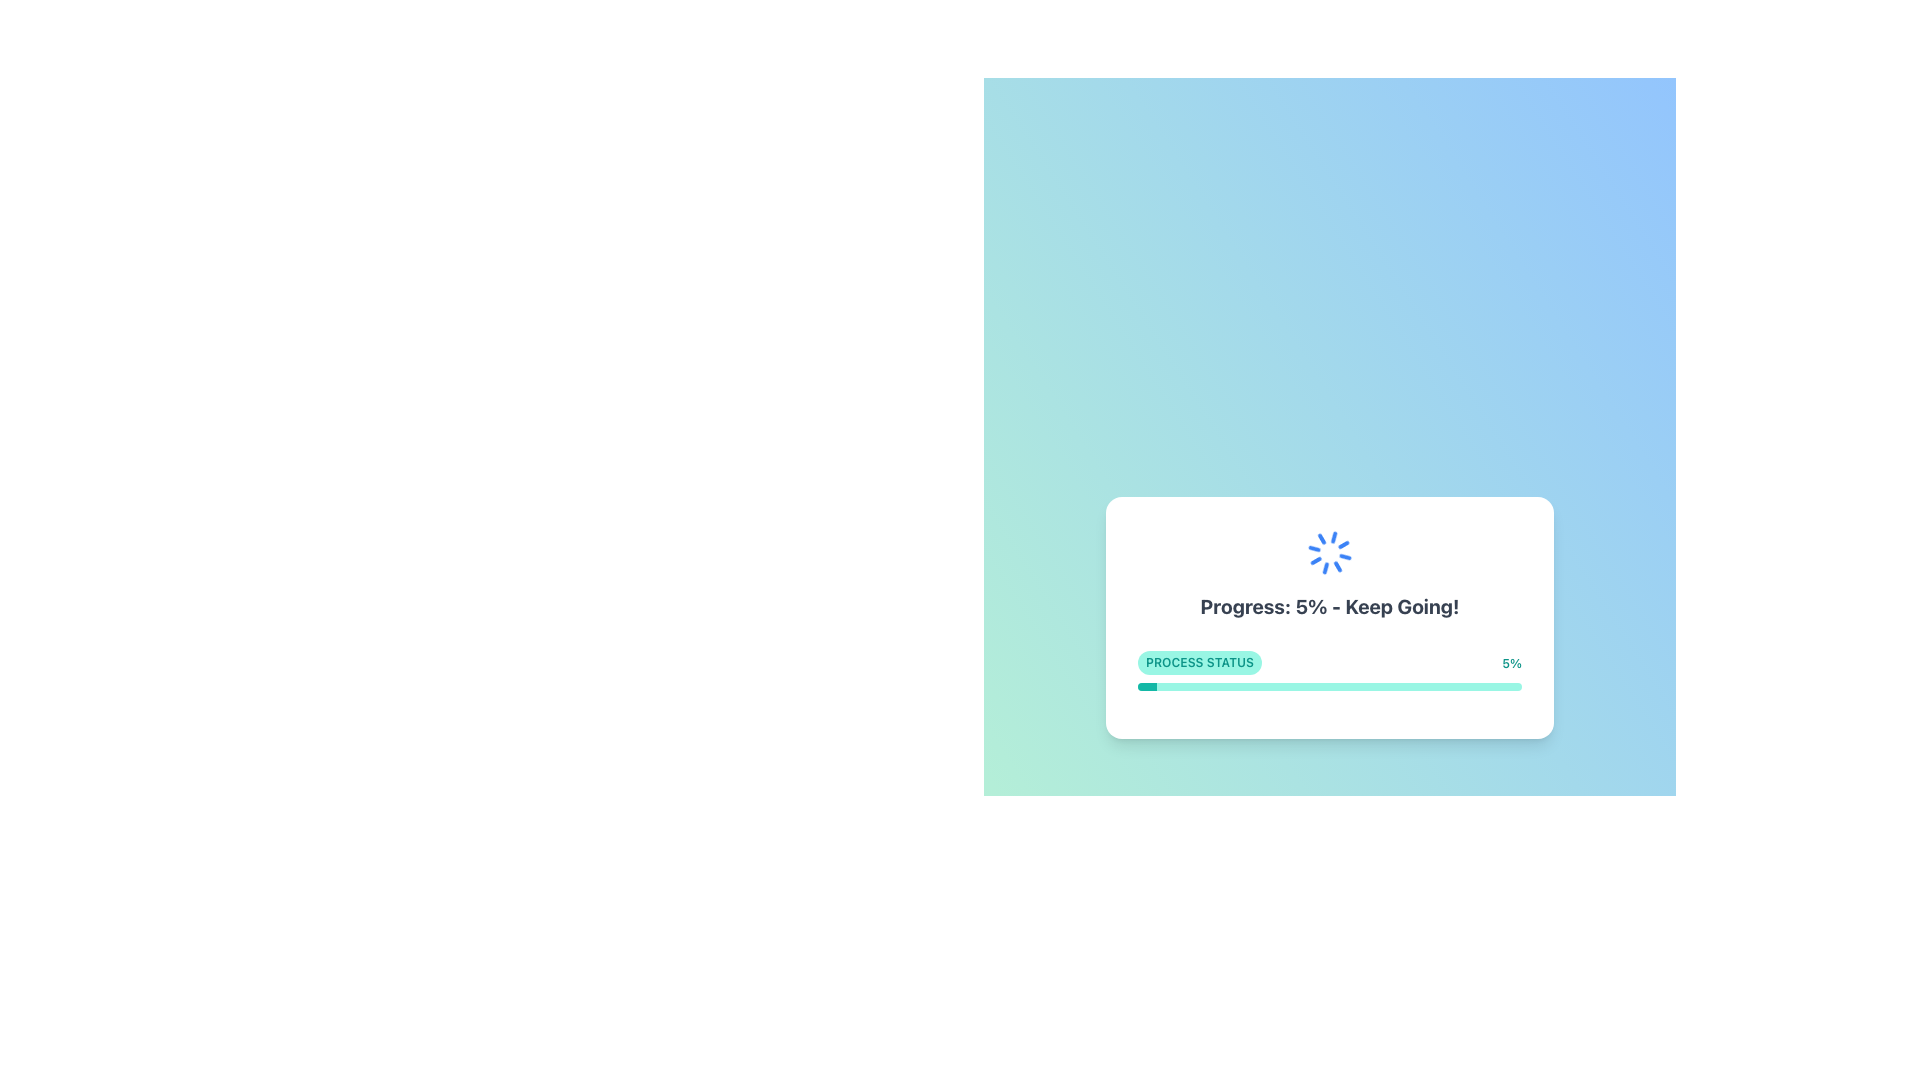 This screenshot has width=1920, height=1080. I want to click on displayed progress information from the Text Label that provides feedback about the current progress percentage, positioned below the spinner and above the 'Process Status' progress bar, so click(1329, 605).